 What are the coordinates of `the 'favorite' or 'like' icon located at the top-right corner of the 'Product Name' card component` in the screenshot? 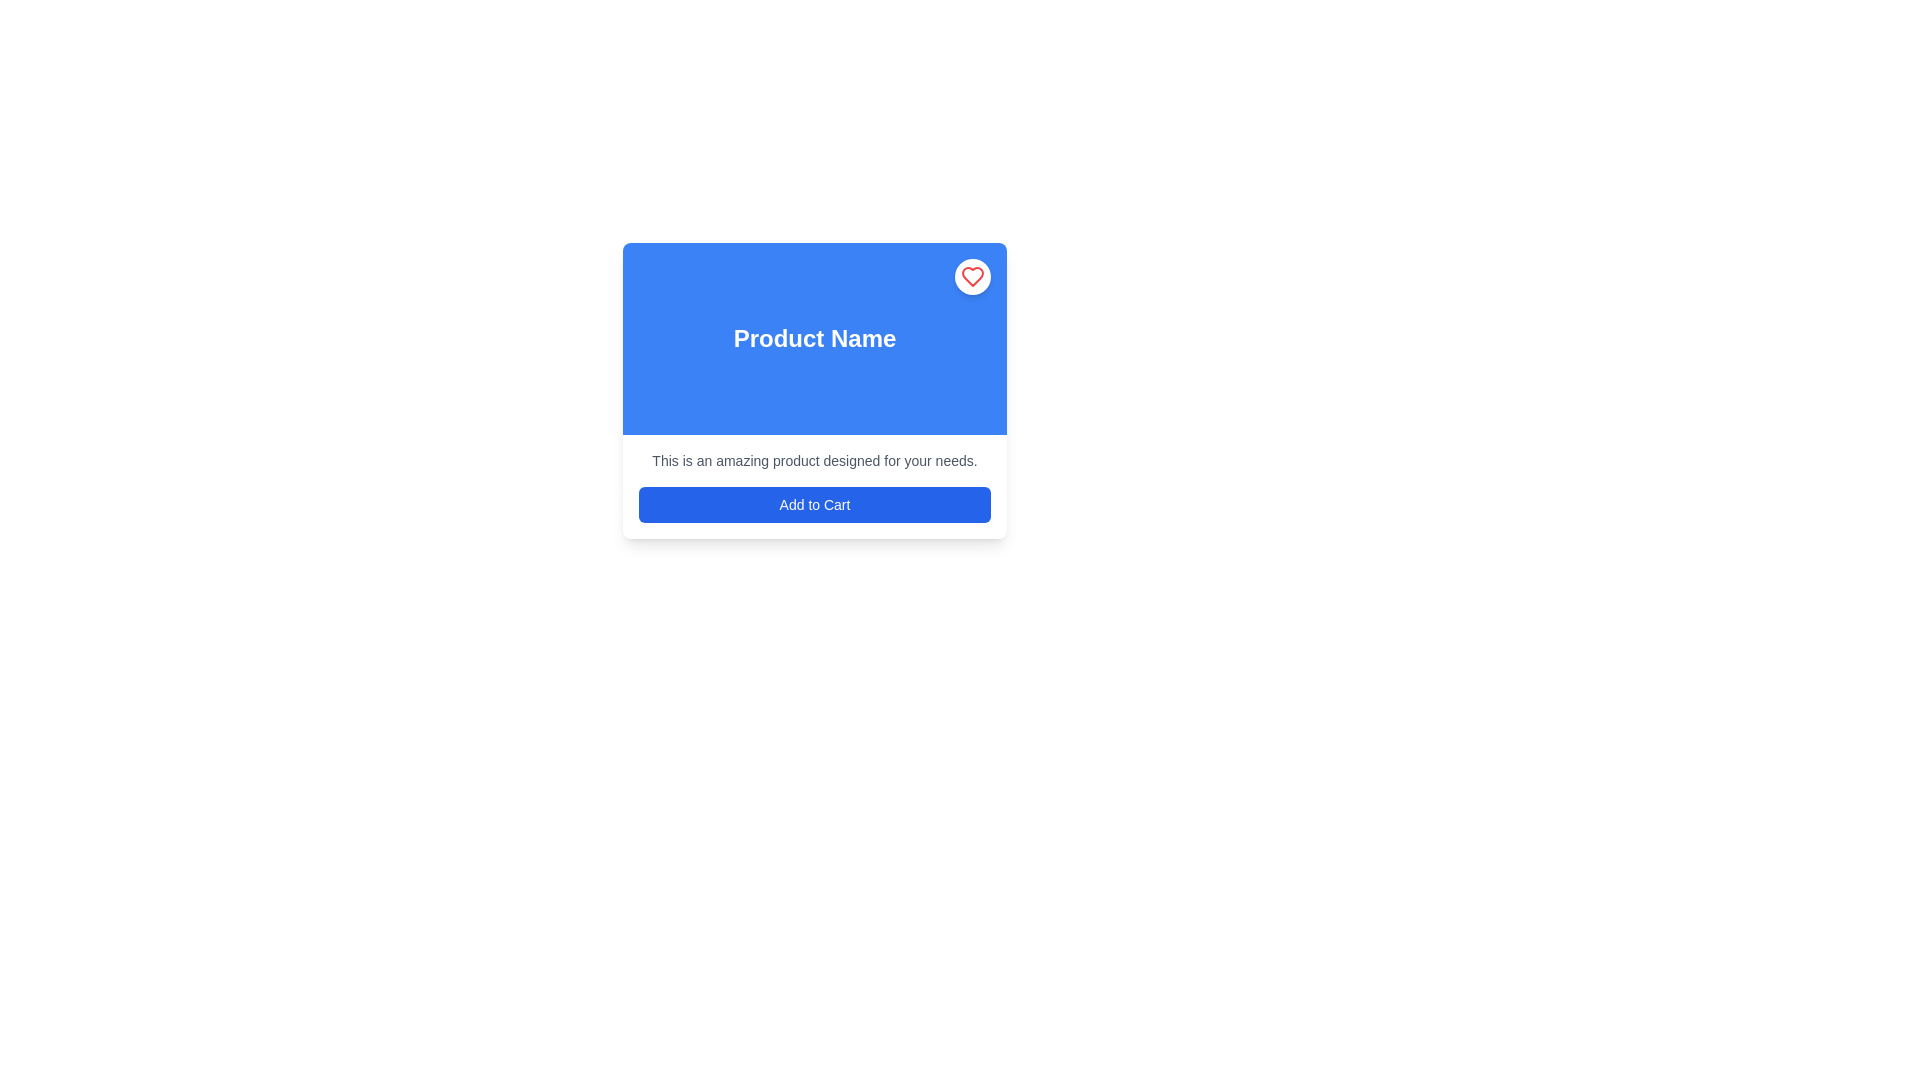 It's located at (973, 277).